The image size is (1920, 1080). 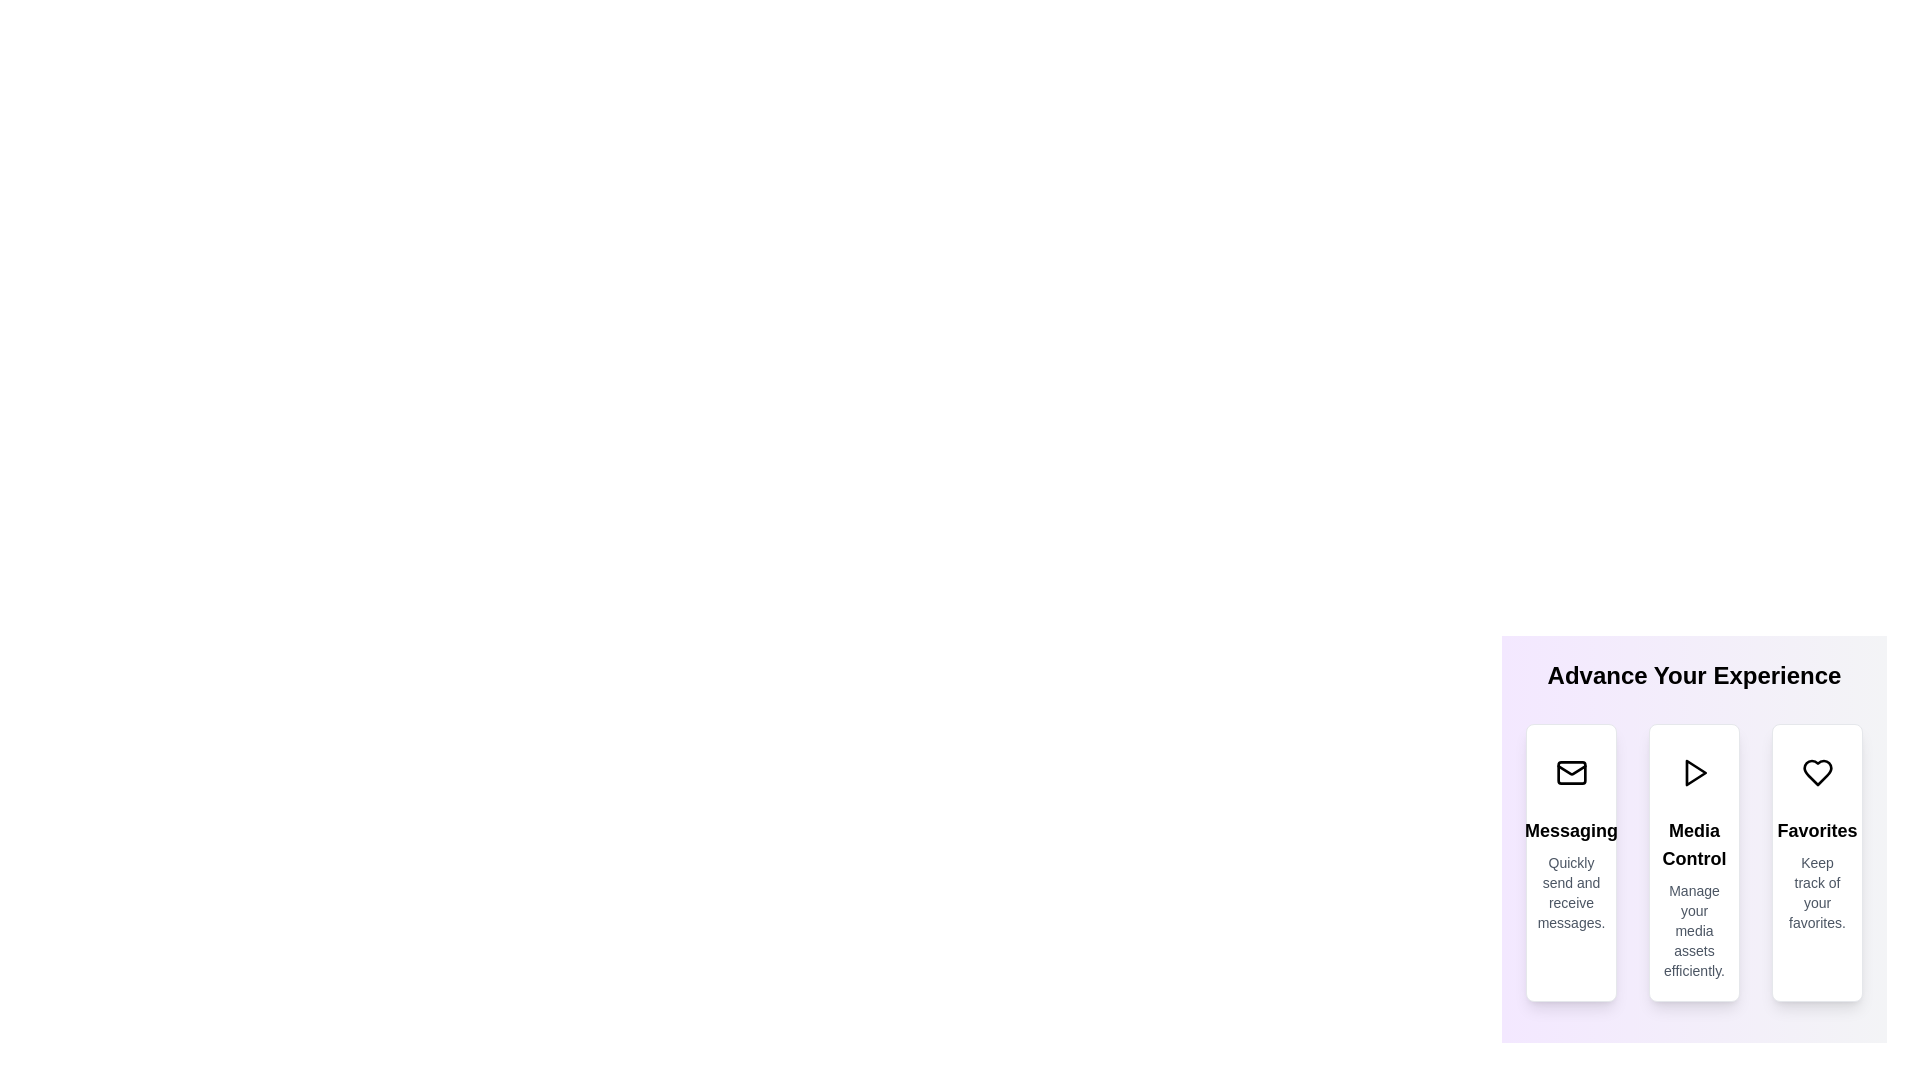 What do you see at coordinates (1693, 827) in the screenshot?
I see `the media management panel located centrally in the second column of the three-column grid layout` at bounding box center [1693, 827].